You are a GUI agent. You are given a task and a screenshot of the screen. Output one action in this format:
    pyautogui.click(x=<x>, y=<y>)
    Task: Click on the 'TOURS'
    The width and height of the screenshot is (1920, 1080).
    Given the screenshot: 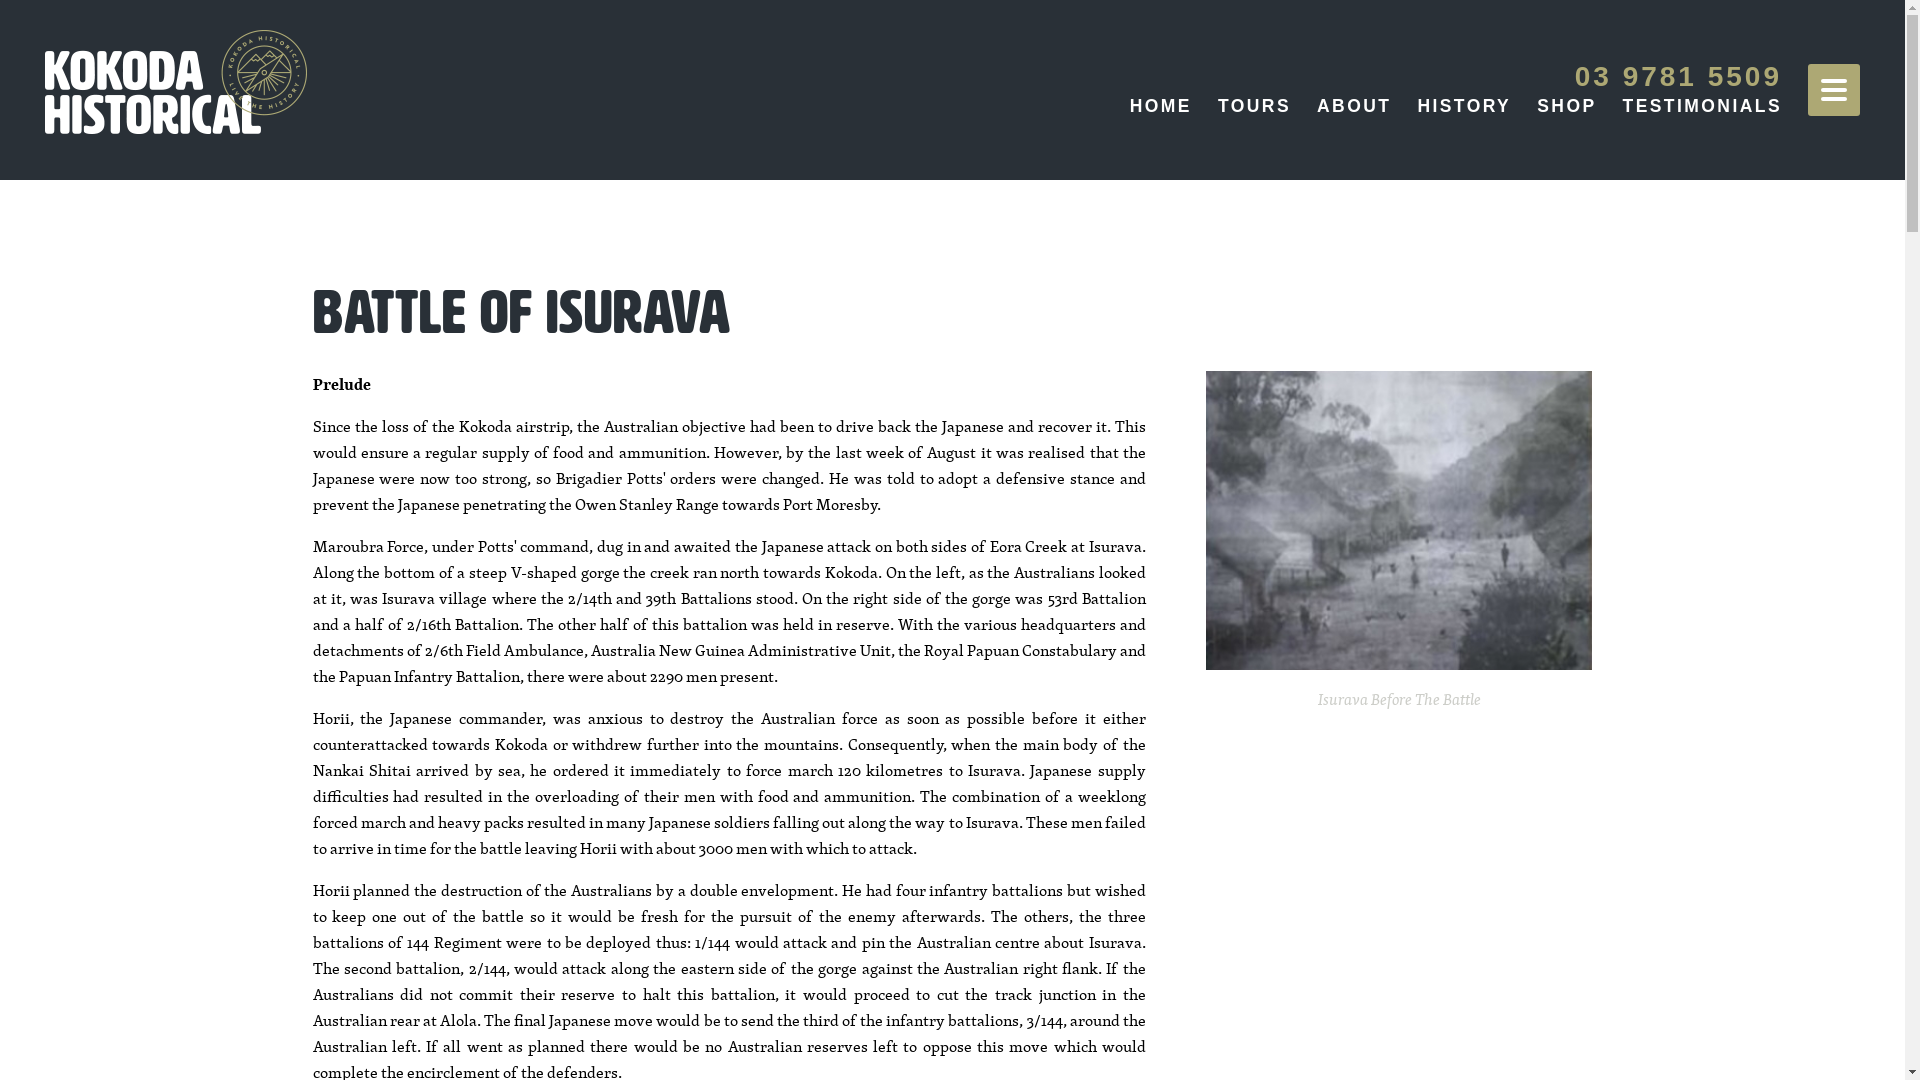 What is the action you would take?
    pyautogui.click(x=1217, y=105)
    